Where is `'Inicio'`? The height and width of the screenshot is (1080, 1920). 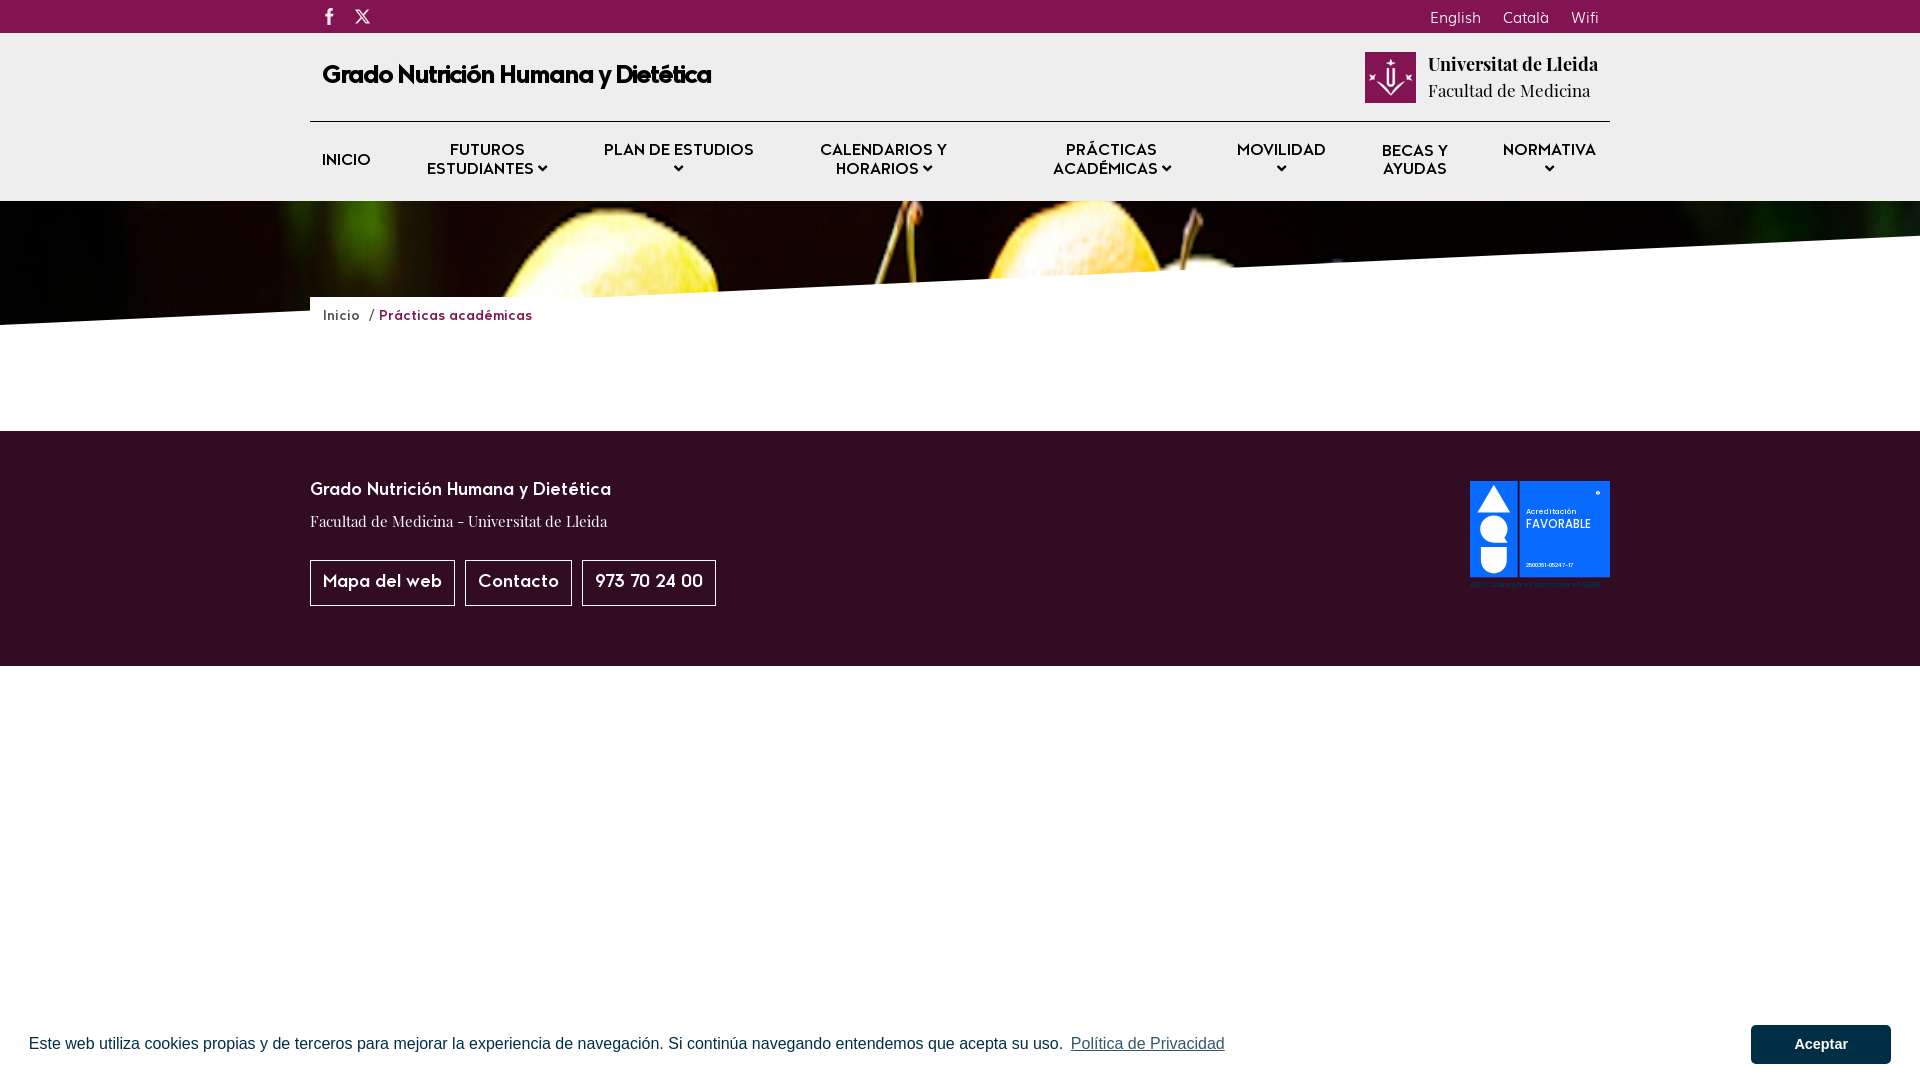
'Inicio' is located at coordinates (343, 315).